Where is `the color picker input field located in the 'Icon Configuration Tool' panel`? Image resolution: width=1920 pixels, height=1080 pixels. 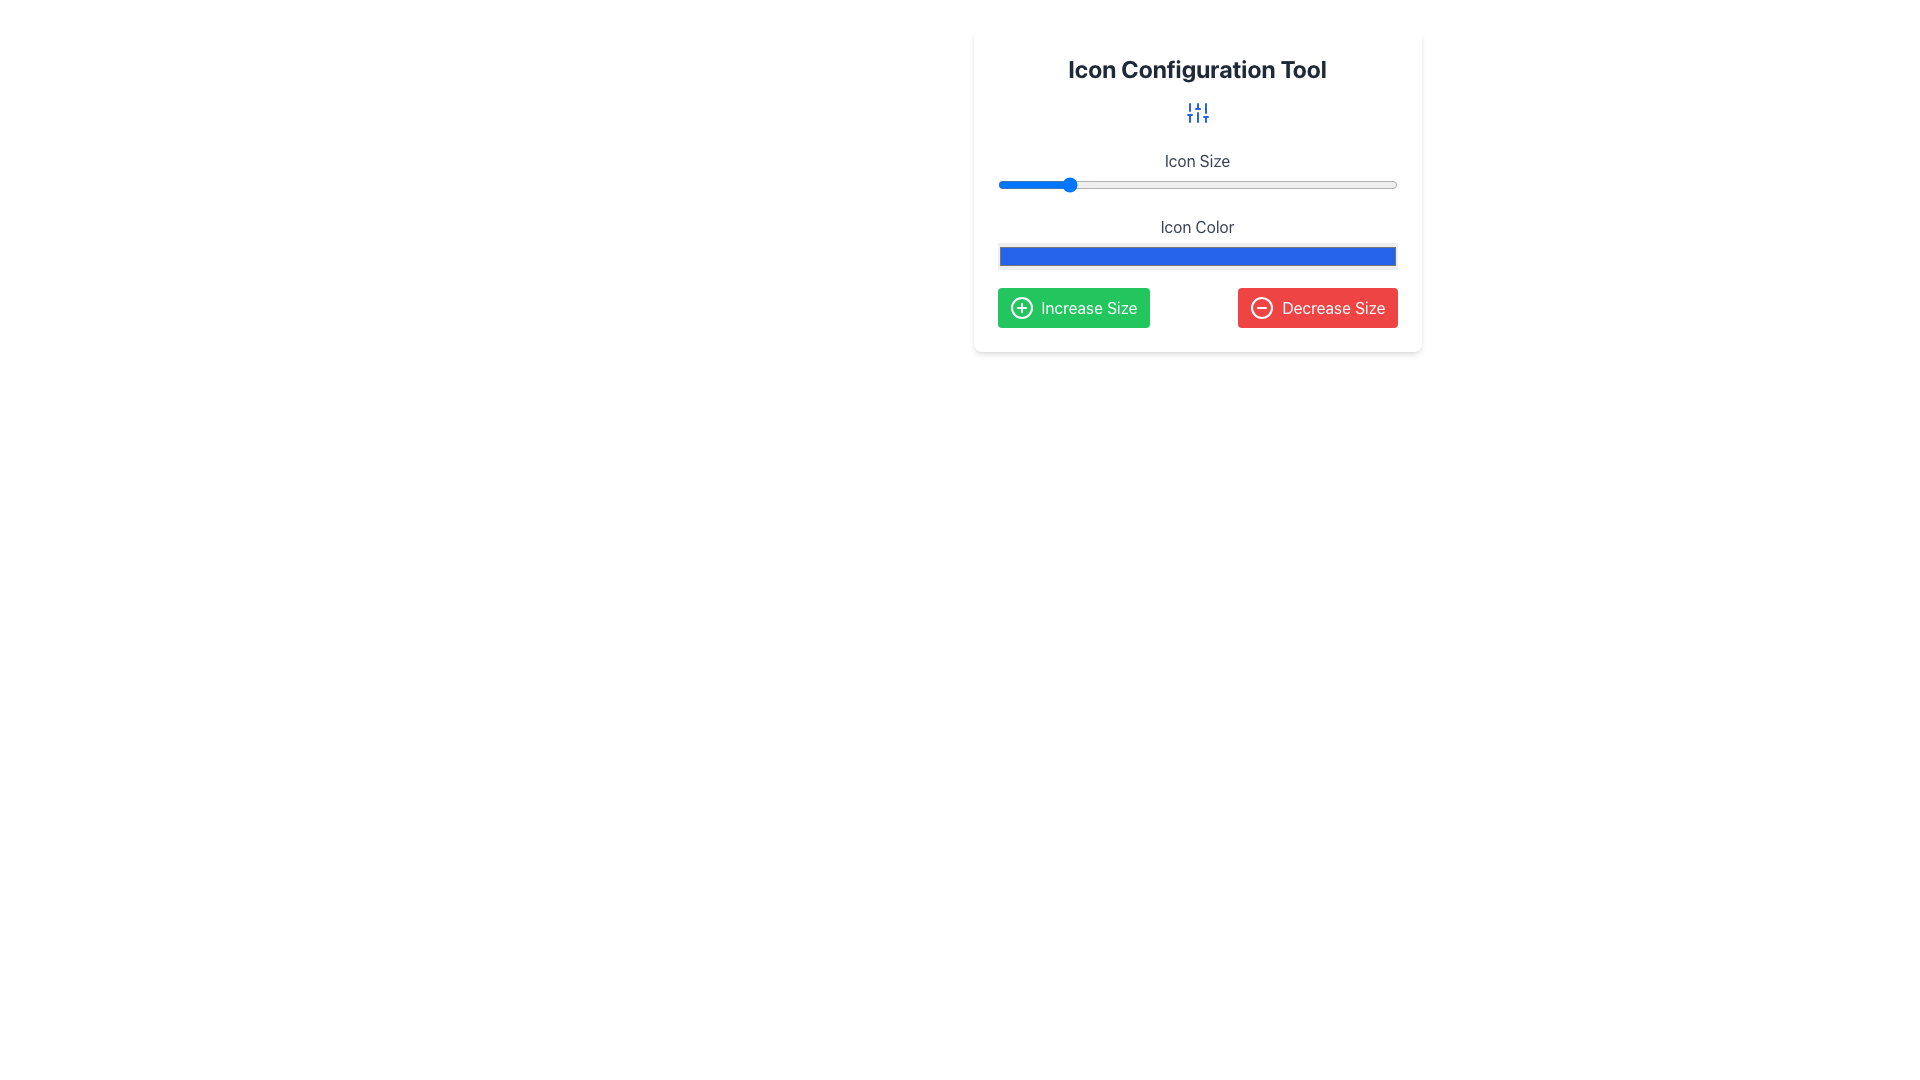 the color picker input field located in the 'Icon Configuration Tool' panel is located at coordinates (1197, 237).